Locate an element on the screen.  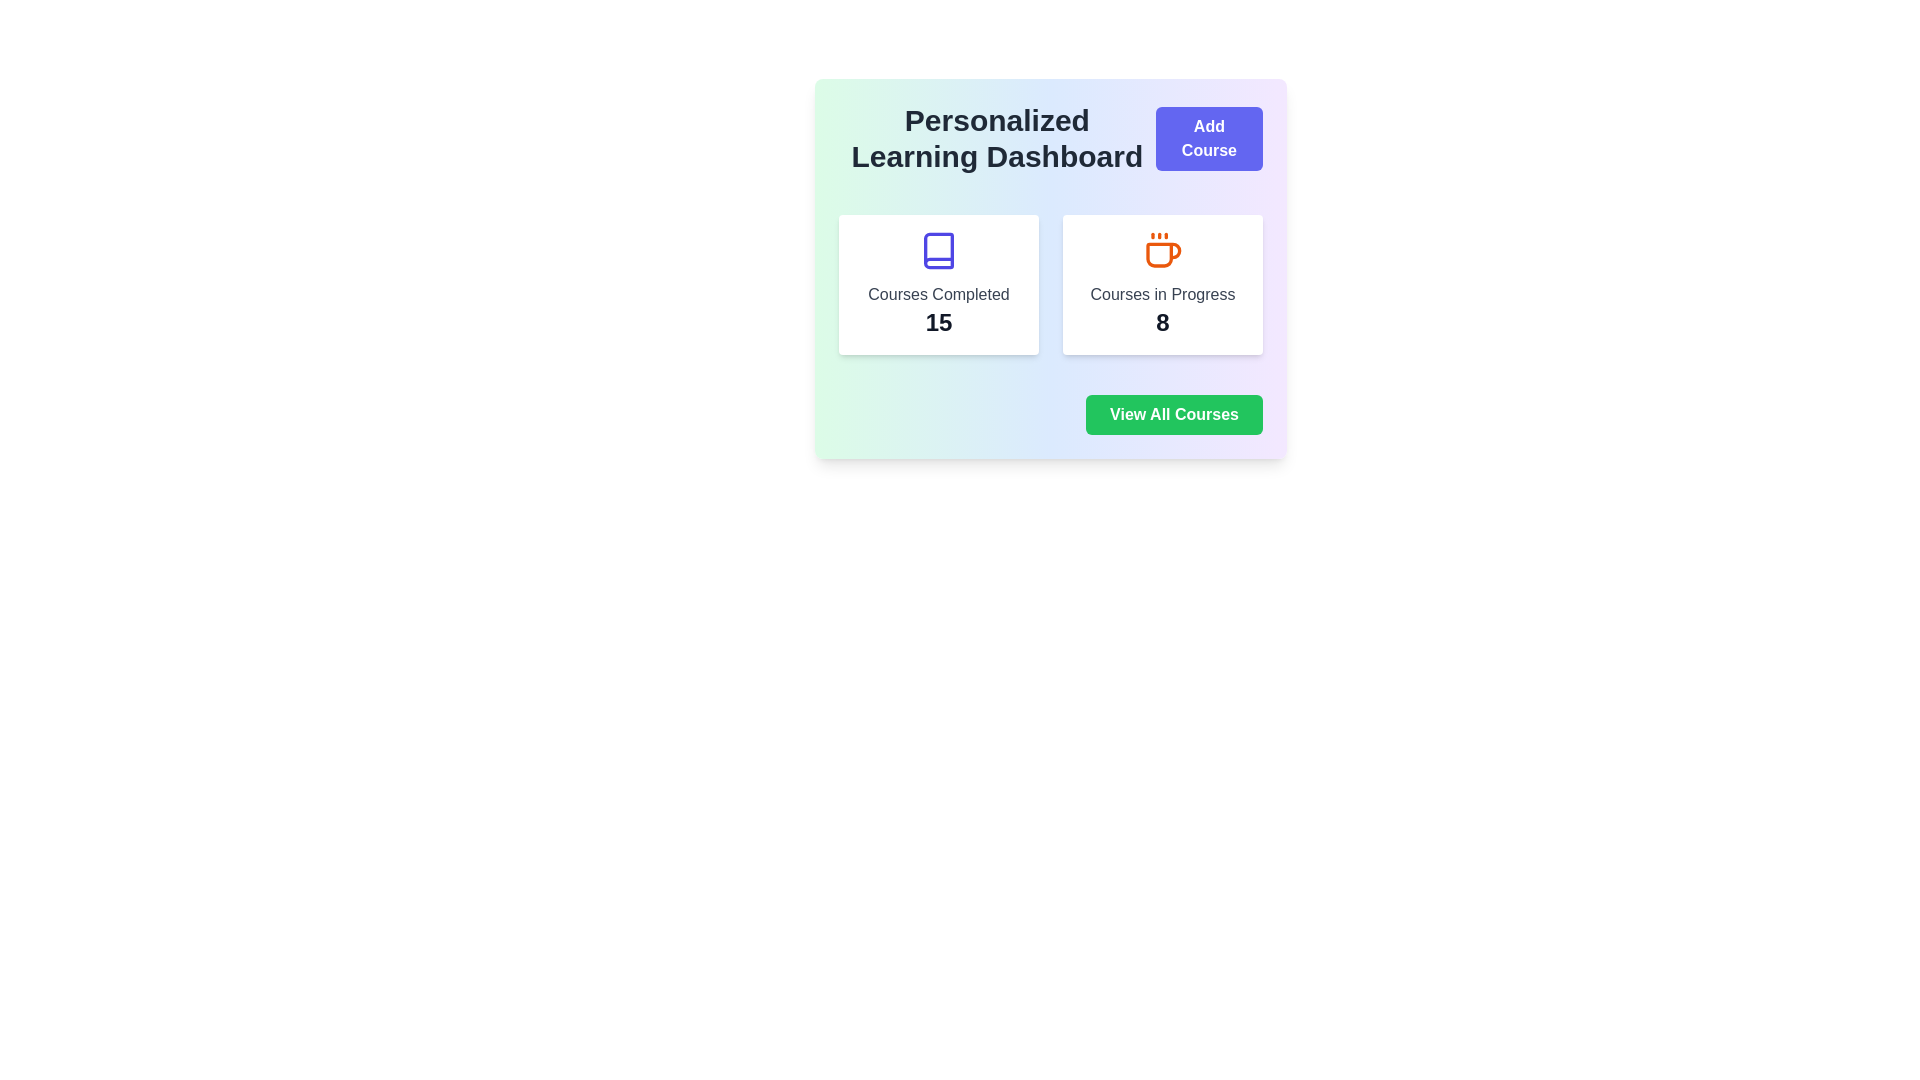
the blue rectangular button labeled 'Add Course' is located at coordinates (1208, 137).